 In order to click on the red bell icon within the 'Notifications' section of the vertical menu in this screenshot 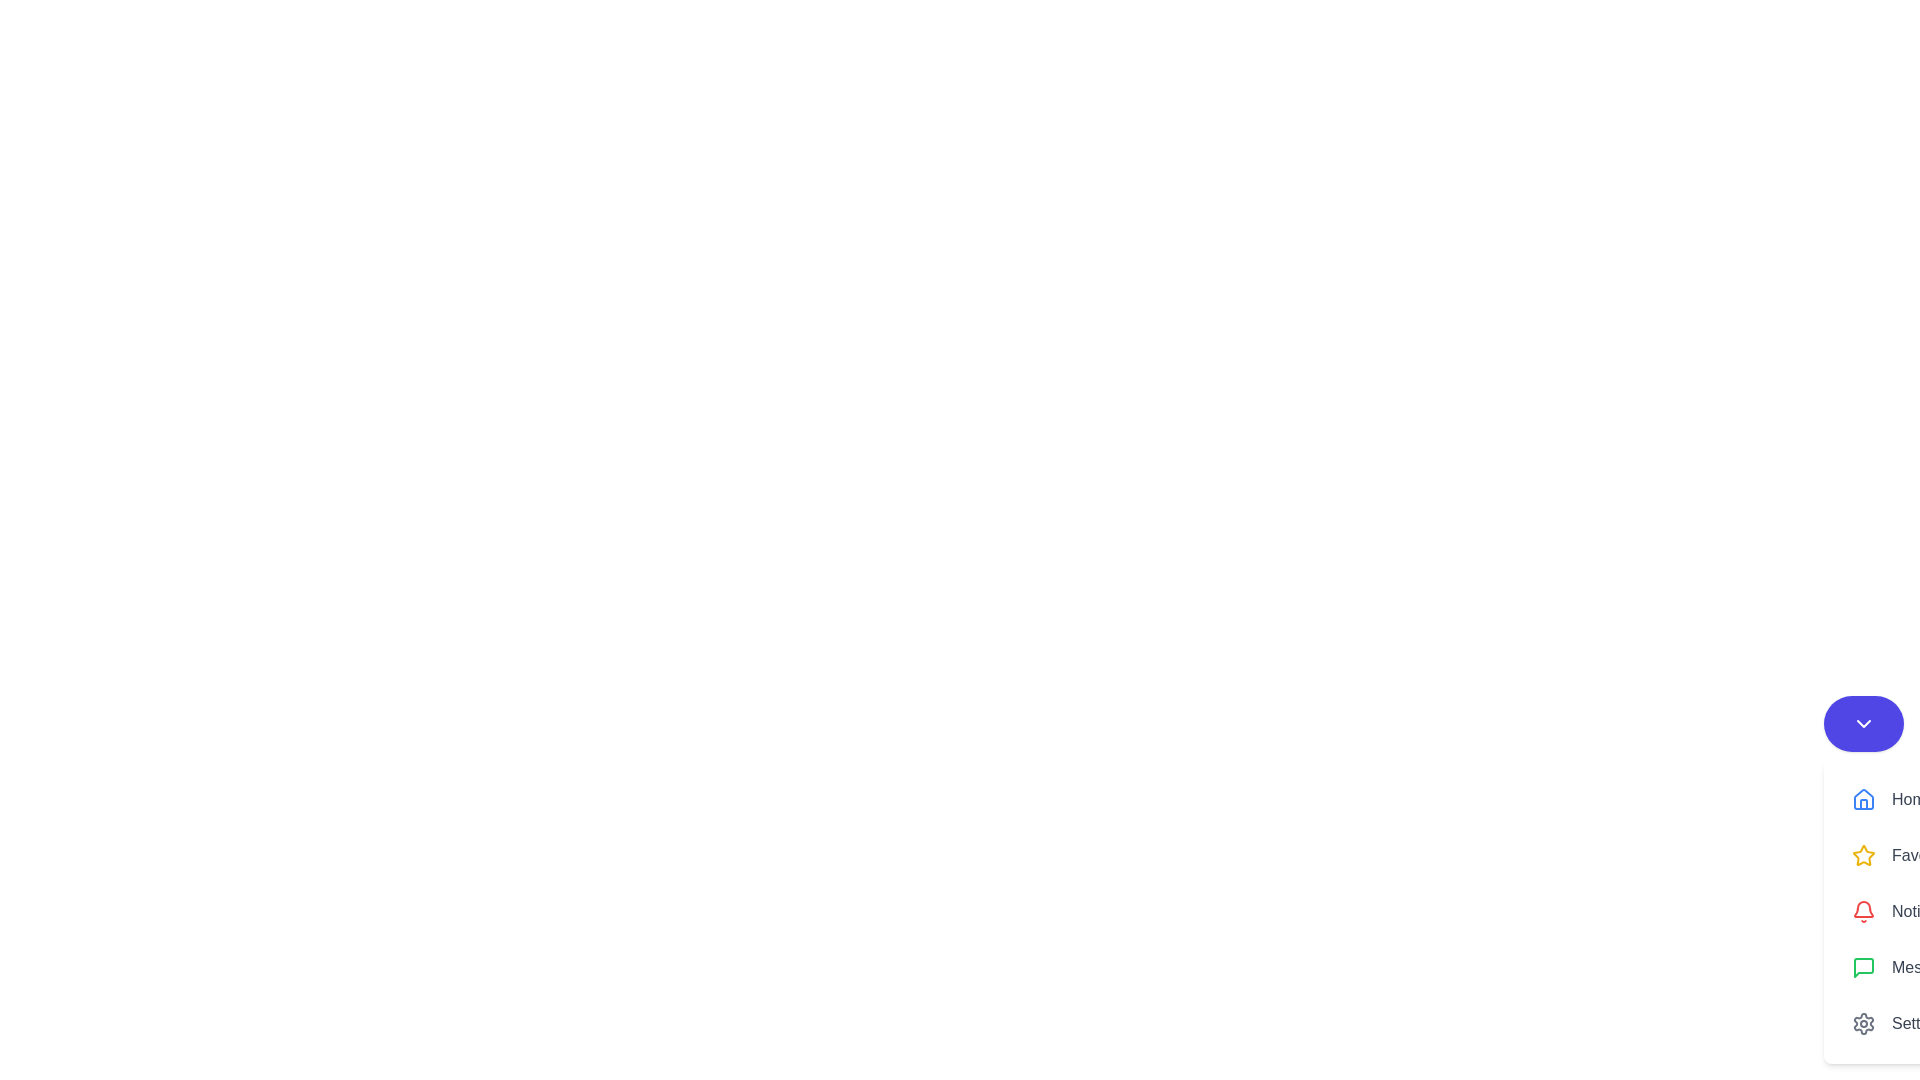, I will do `click(1862, 911)`.